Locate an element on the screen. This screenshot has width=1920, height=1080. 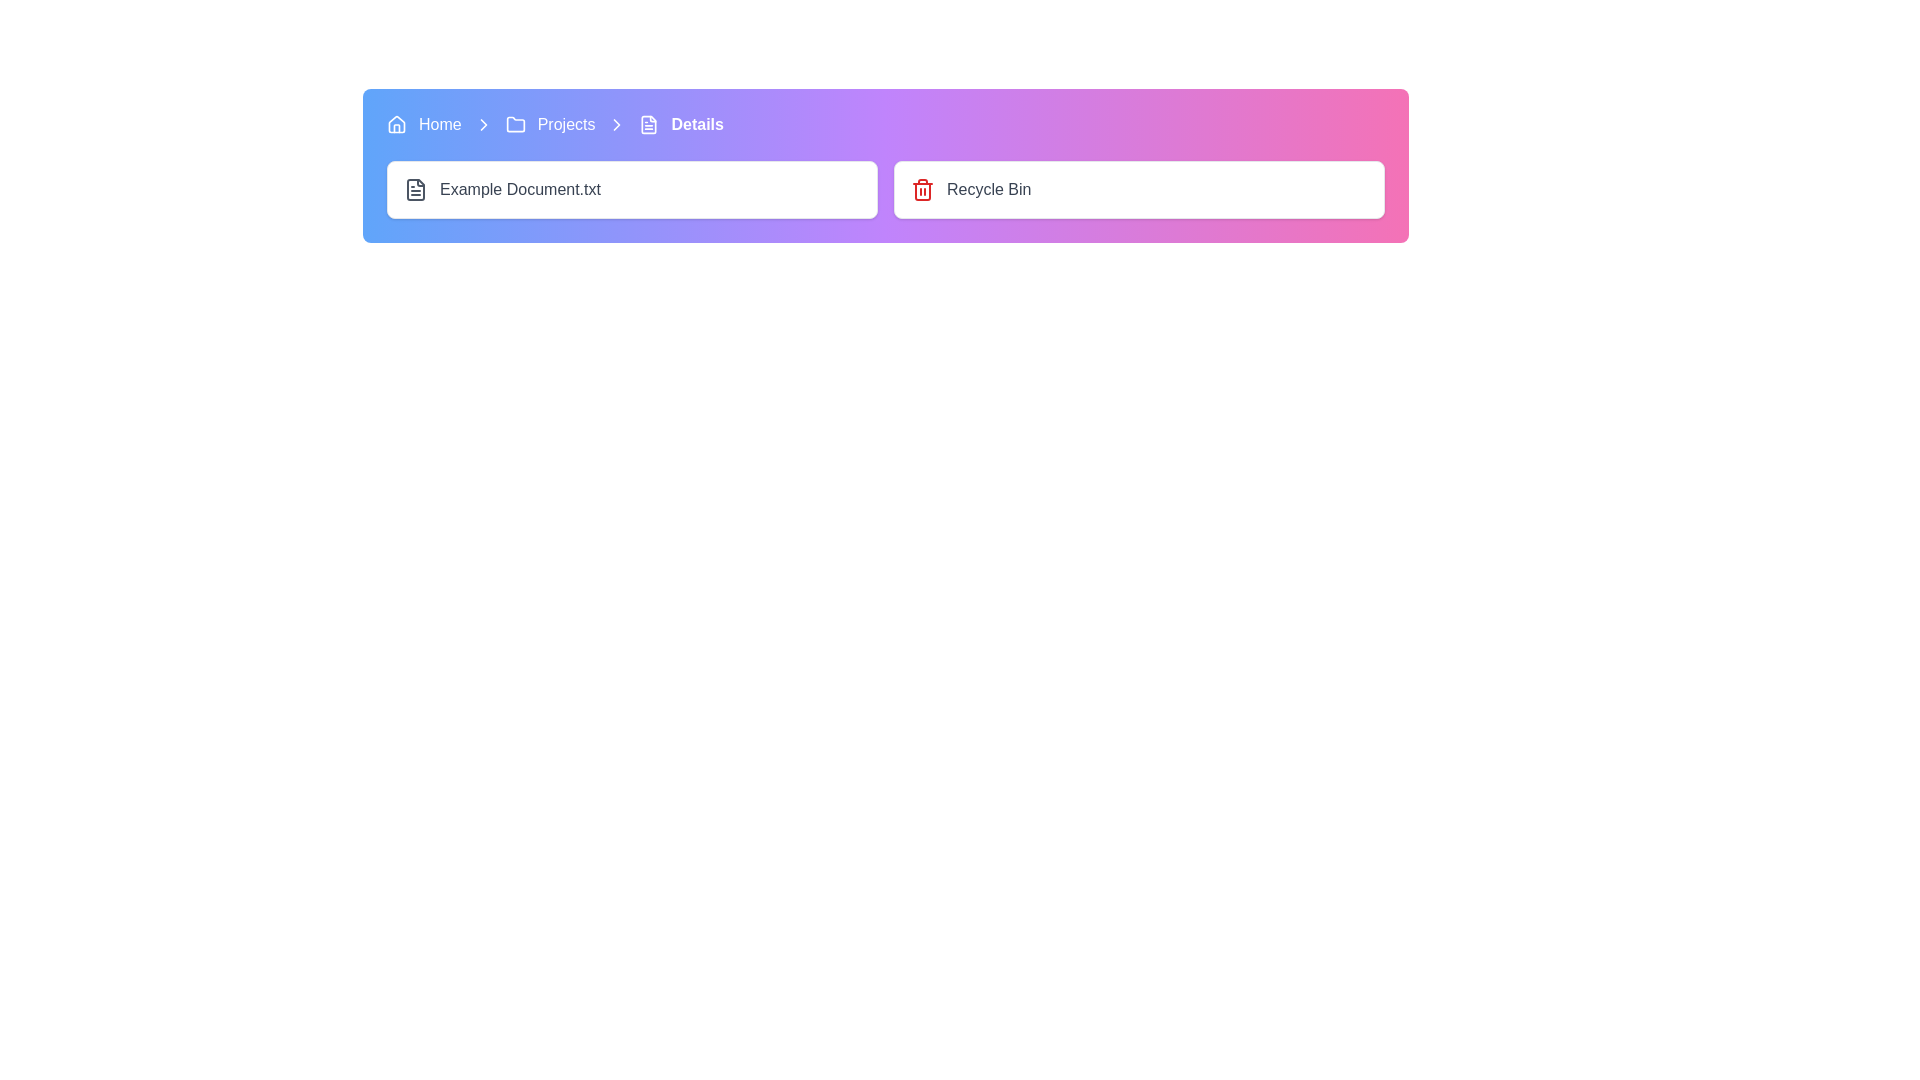
the Text label that indicates the current section in the breadcrumb navigation, positioned after the 'Projects' label and before the right-facing chevron icon is located at coordinates (697, 124).